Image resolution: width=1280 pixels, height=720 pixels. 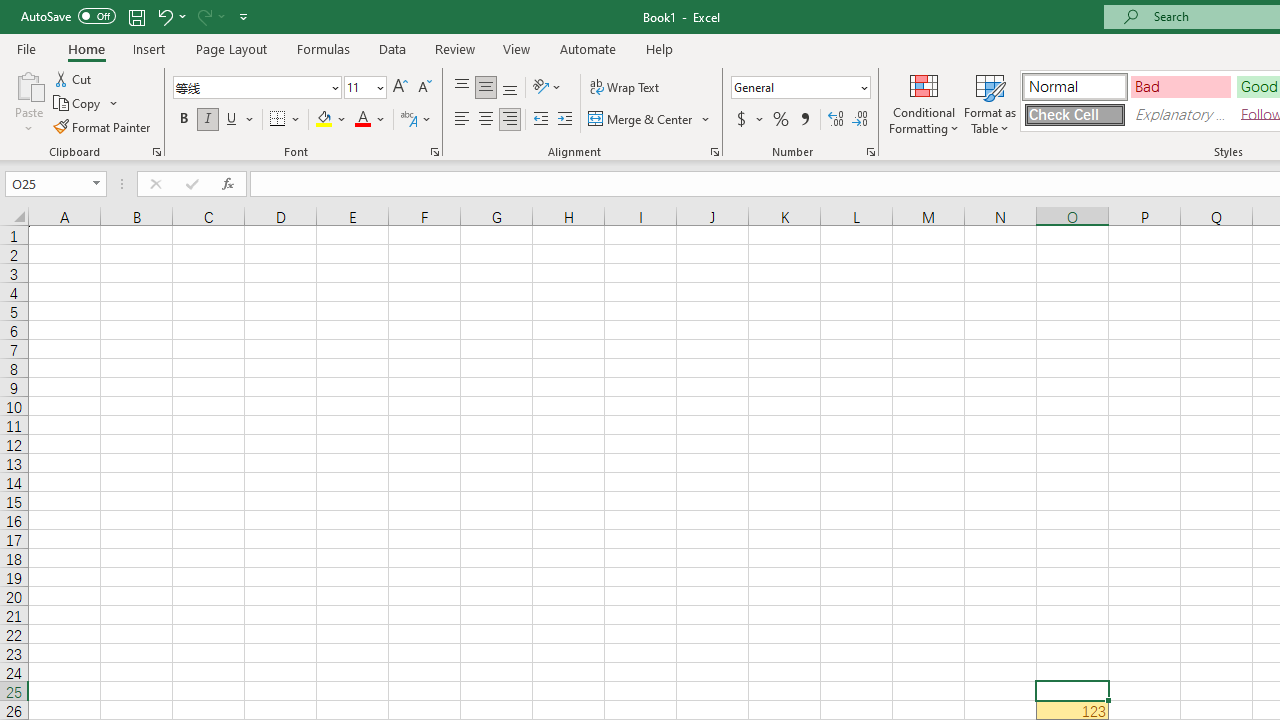 What do you see at coordinates (461, 86) in the screenshot?
I see `'Top Align'` at bounding box center [461, 86].